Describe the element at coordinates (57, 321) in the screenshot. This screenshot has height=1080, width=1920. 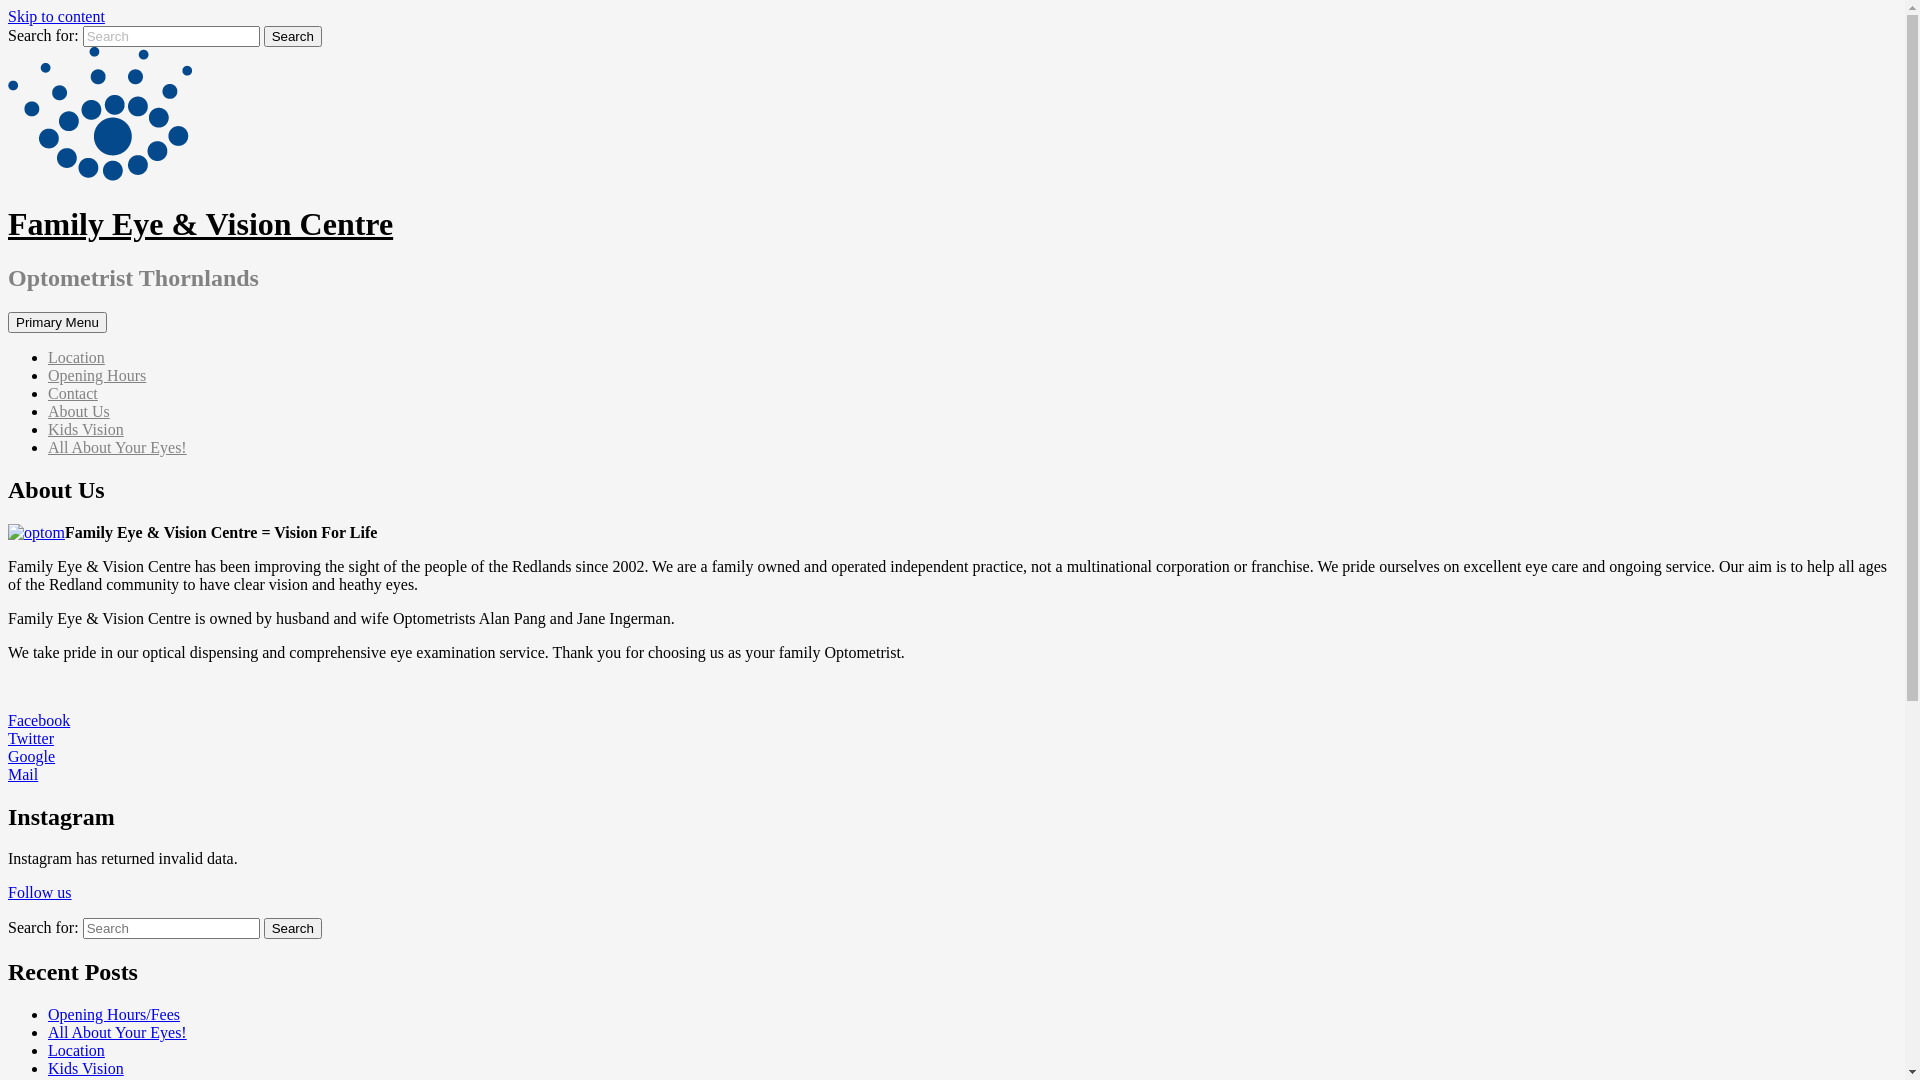
I see `'Primary Menu'` at that location.